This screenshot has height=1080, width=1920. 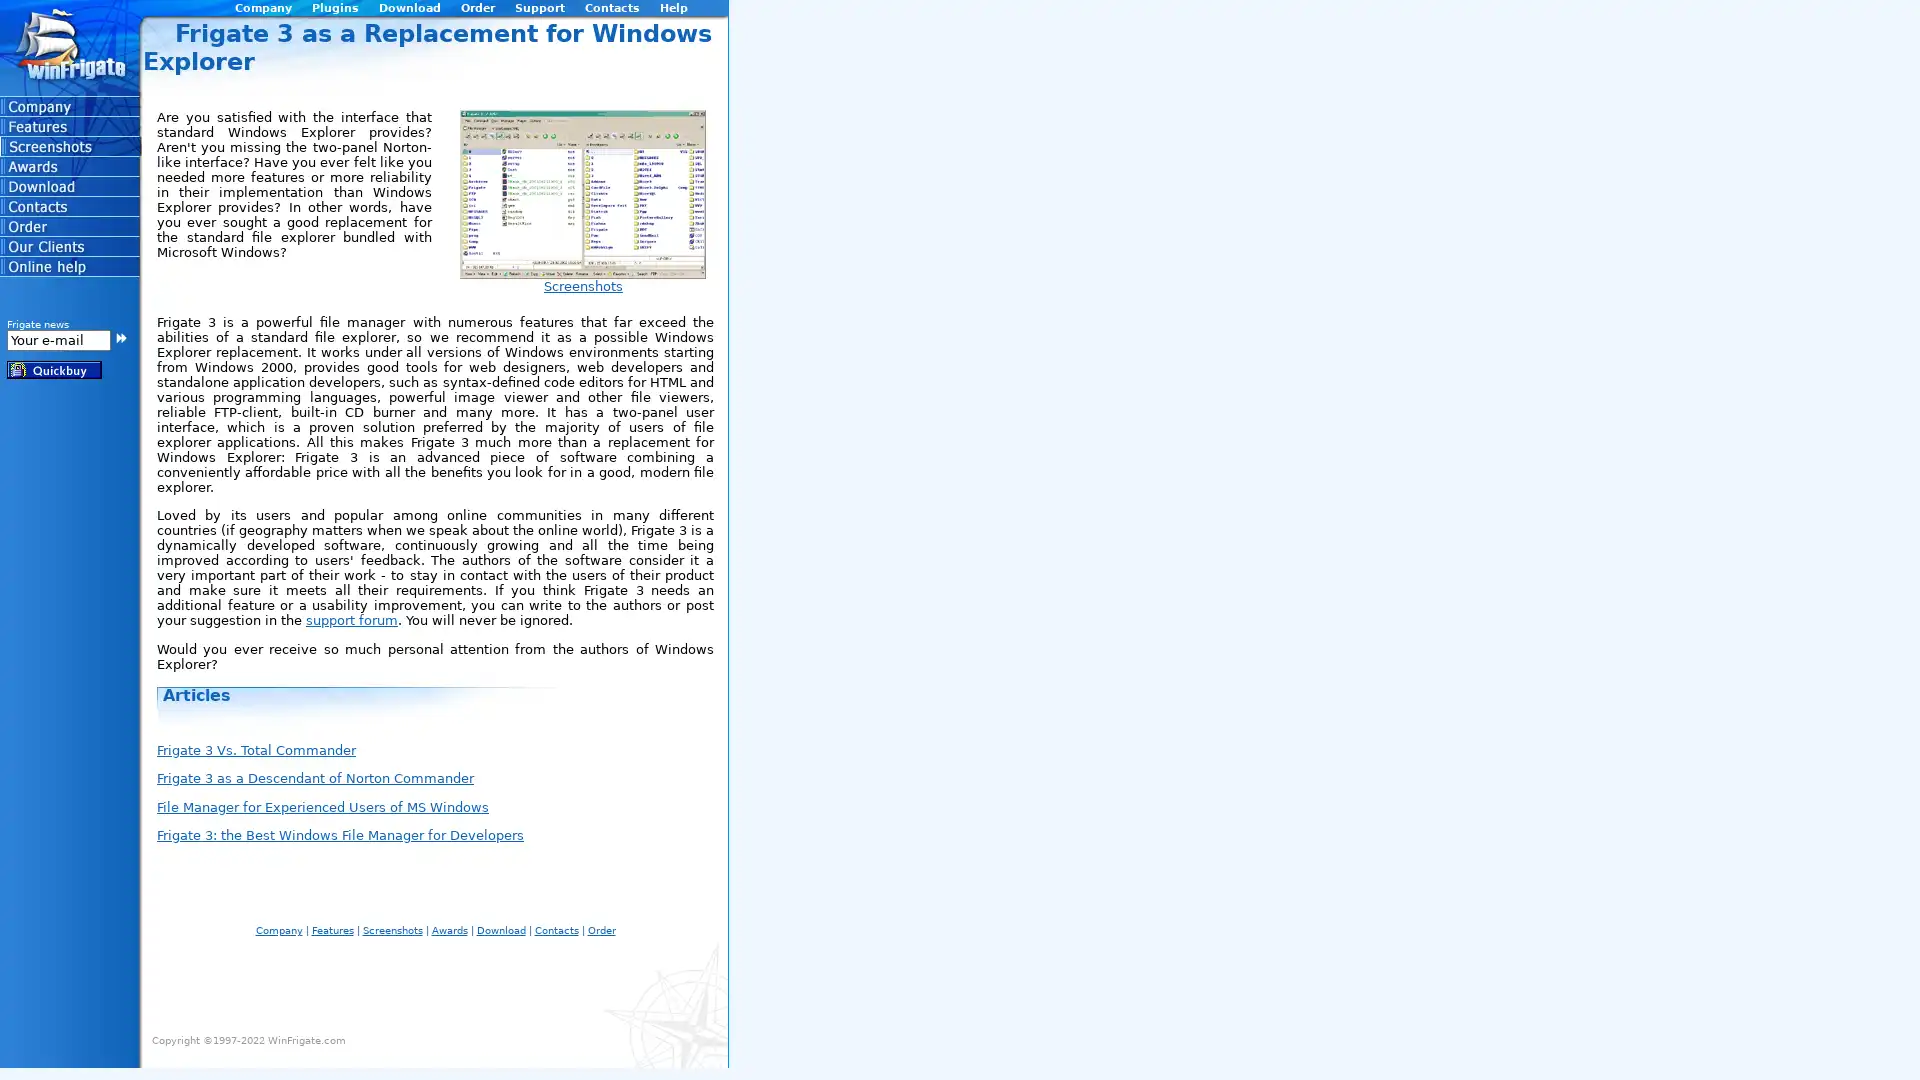 What do you see at coordinates (120, 335) in the screenshot?
I see `go` at bounding box center [120, 335].